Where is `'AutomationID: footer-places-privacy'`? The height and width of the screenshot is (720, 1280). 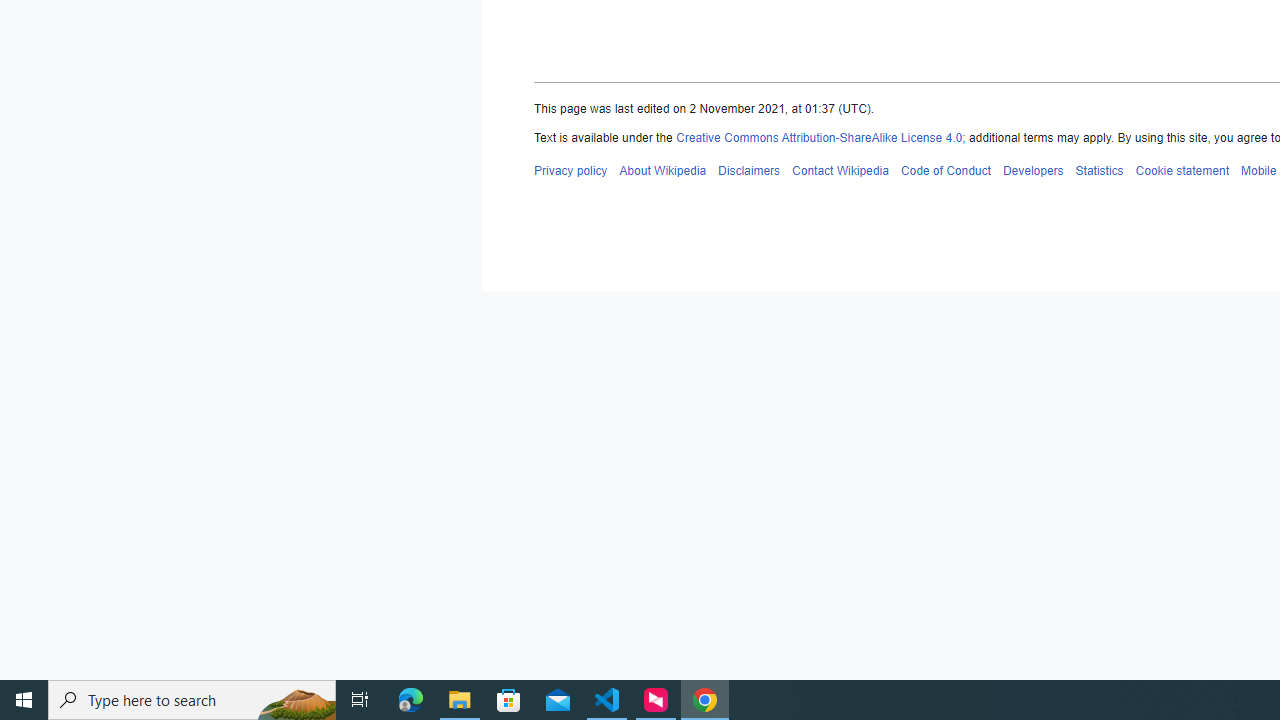 'AutomationID: footer-places-privacy' is located at coordinates (569, 169).